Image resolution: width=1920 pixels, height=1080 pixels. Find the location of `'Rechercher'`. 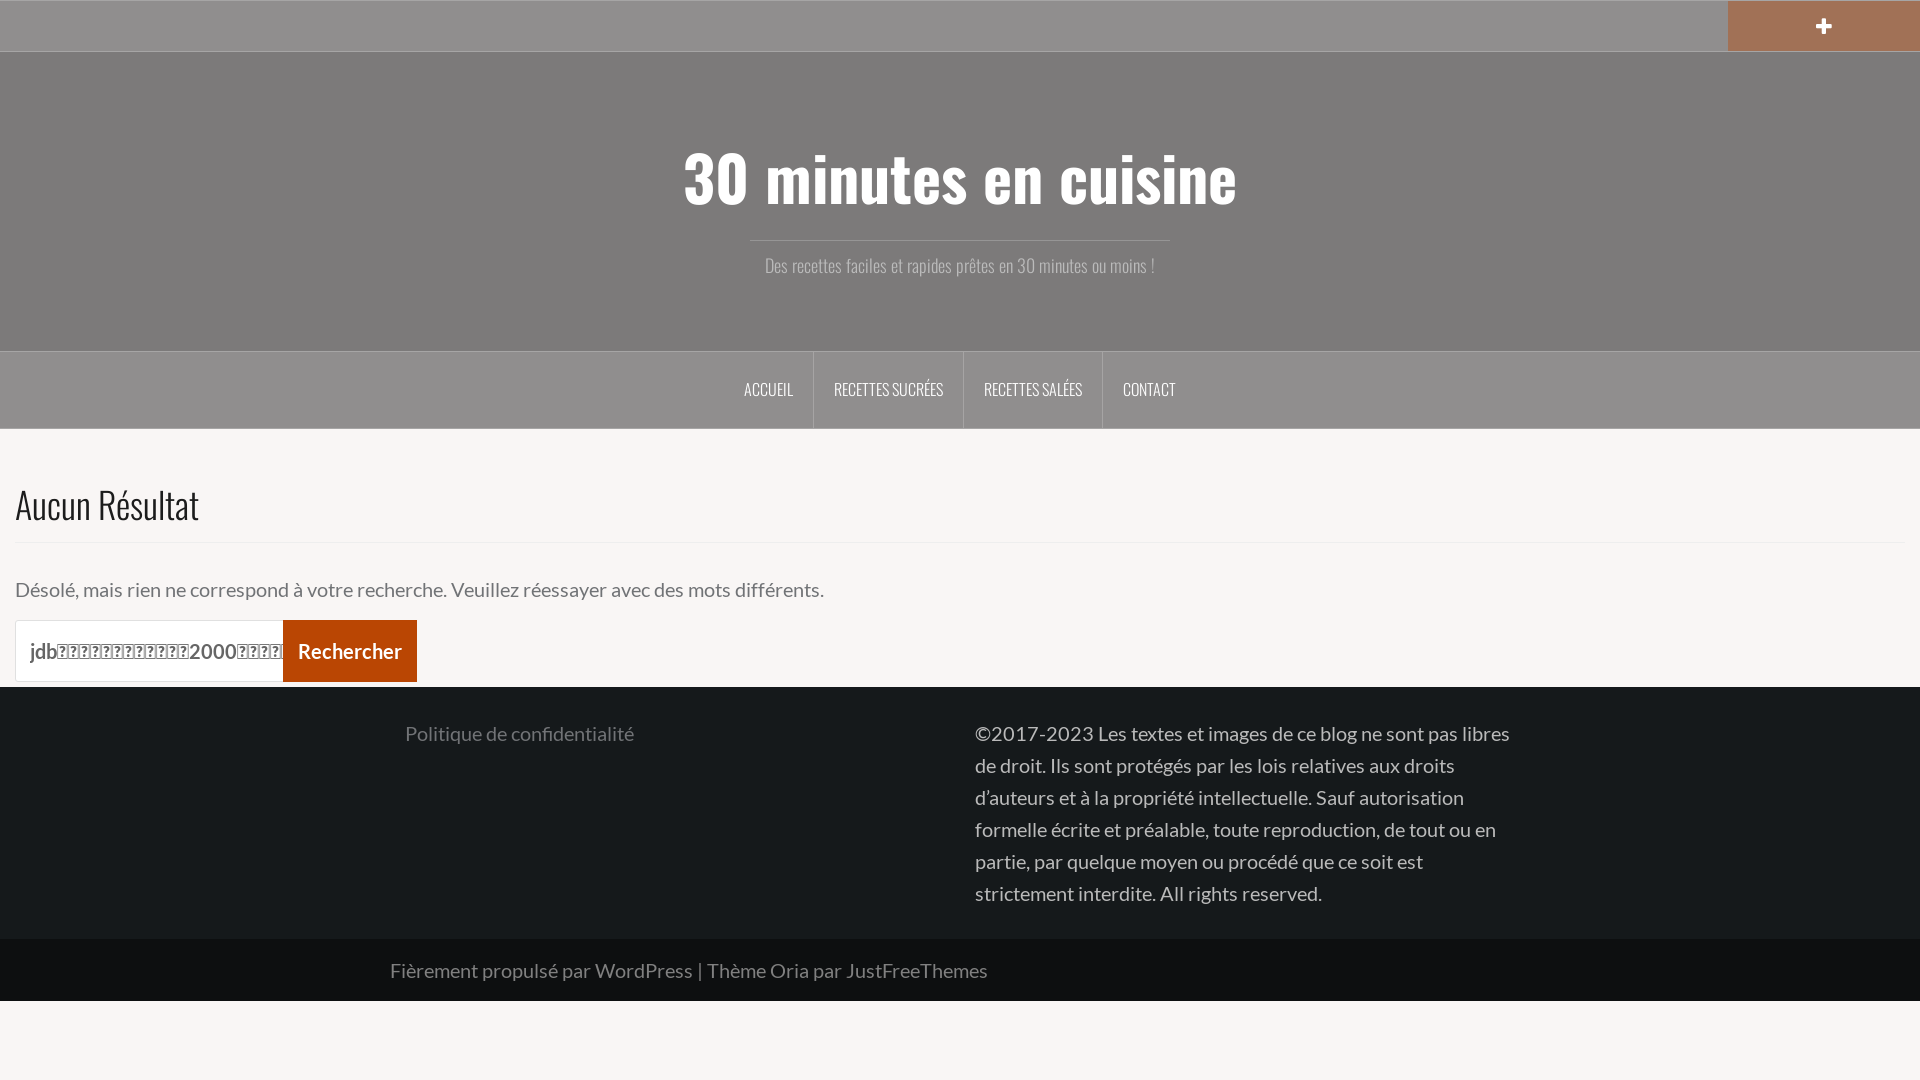

'Rechercher' is located at coordinates (350, 651).